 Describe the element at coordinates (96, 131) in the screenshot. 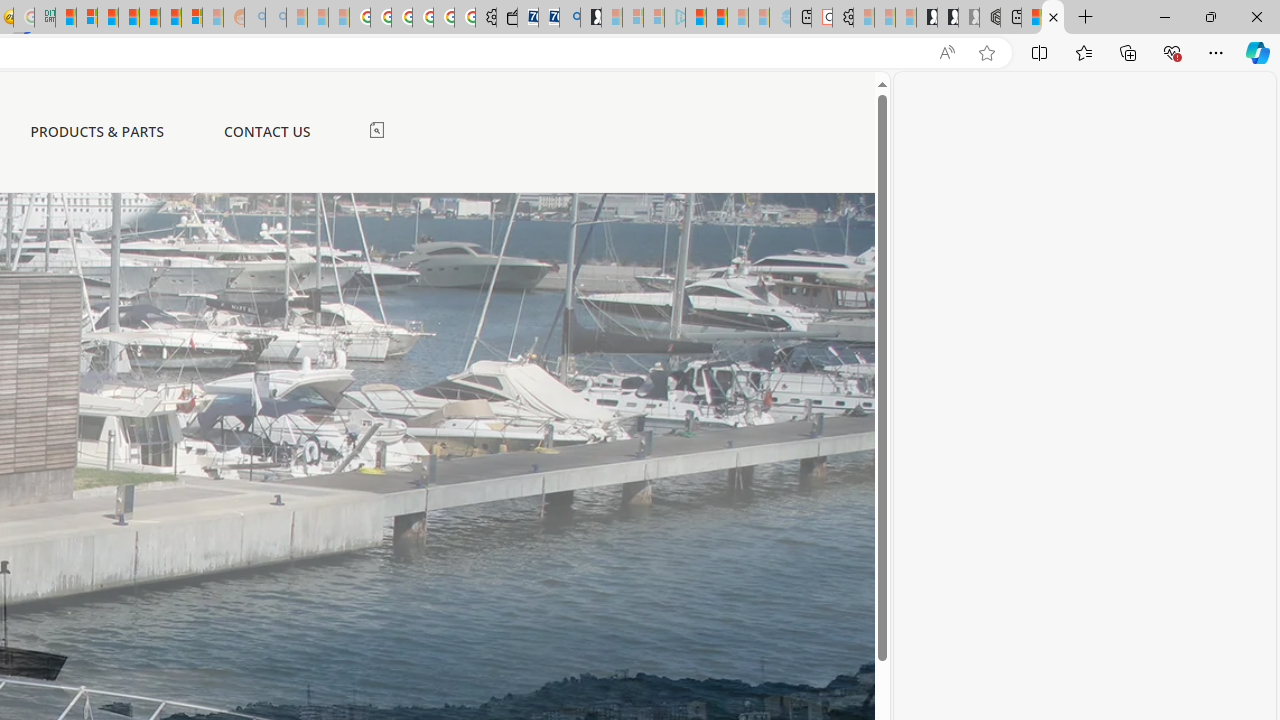

I see `'PRODUCTS & PARTS'` at that location.